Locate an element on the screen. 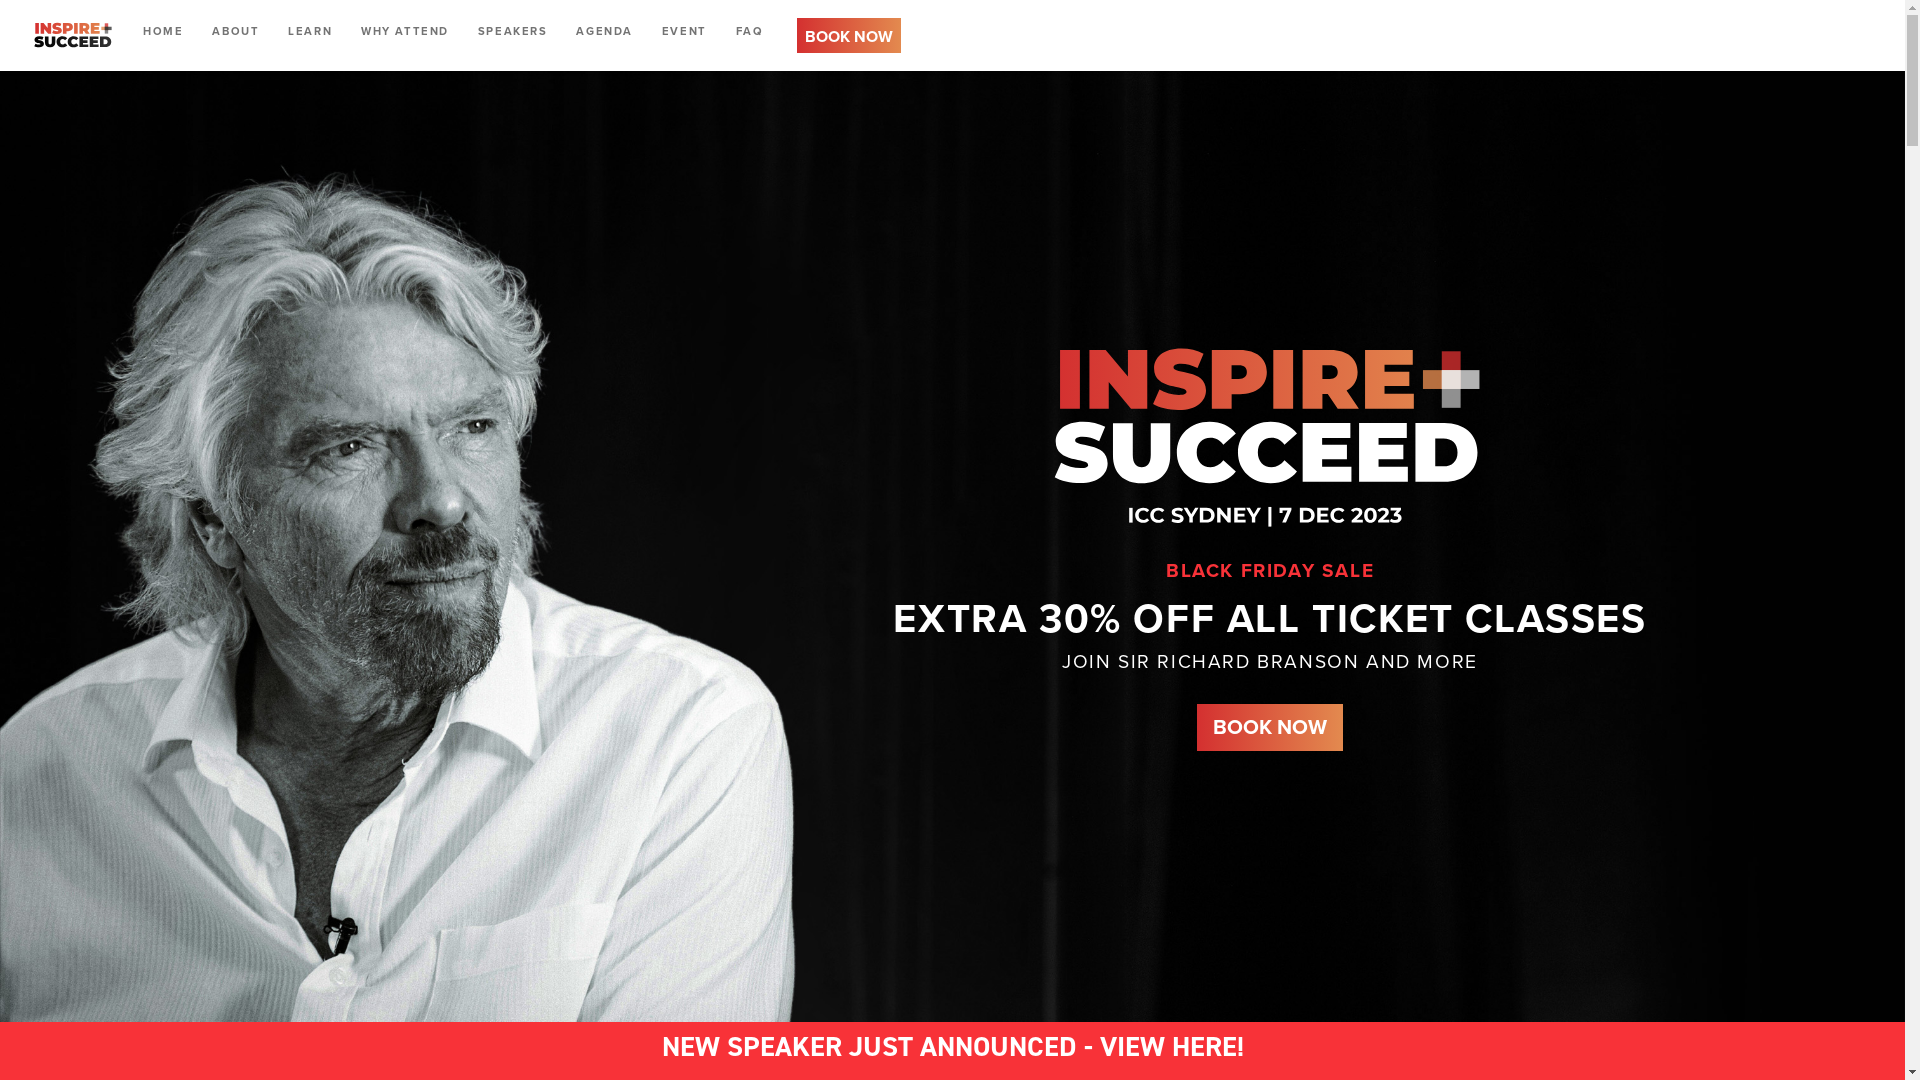 This screenshot has height=1080, width=1920. 'EVENT' is located at coordinates (684, 30).